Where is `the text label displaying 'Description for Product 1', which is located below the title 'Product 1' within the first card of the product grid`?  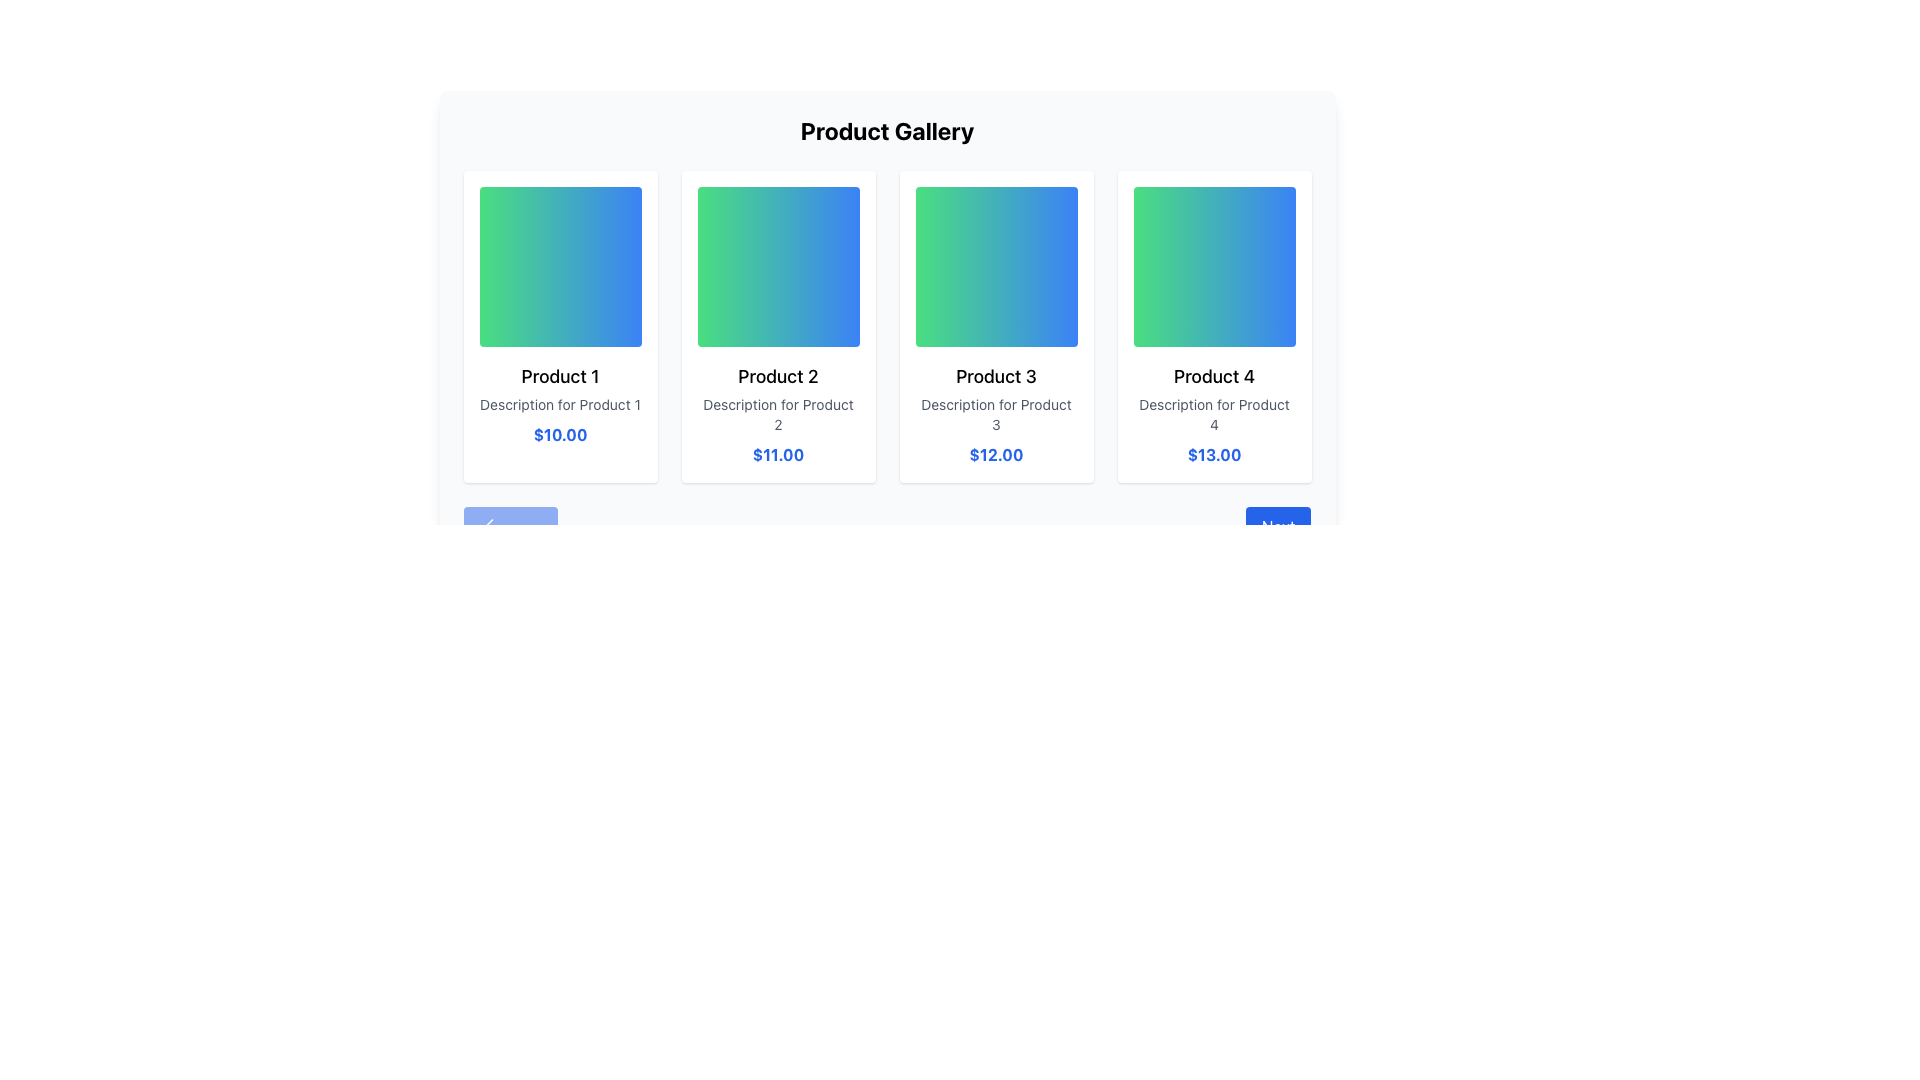 the text label displaying 'Description for Product 1', which is located below the title 'Product 1' within the first card of the product grid is located at coordinates (560, 405).